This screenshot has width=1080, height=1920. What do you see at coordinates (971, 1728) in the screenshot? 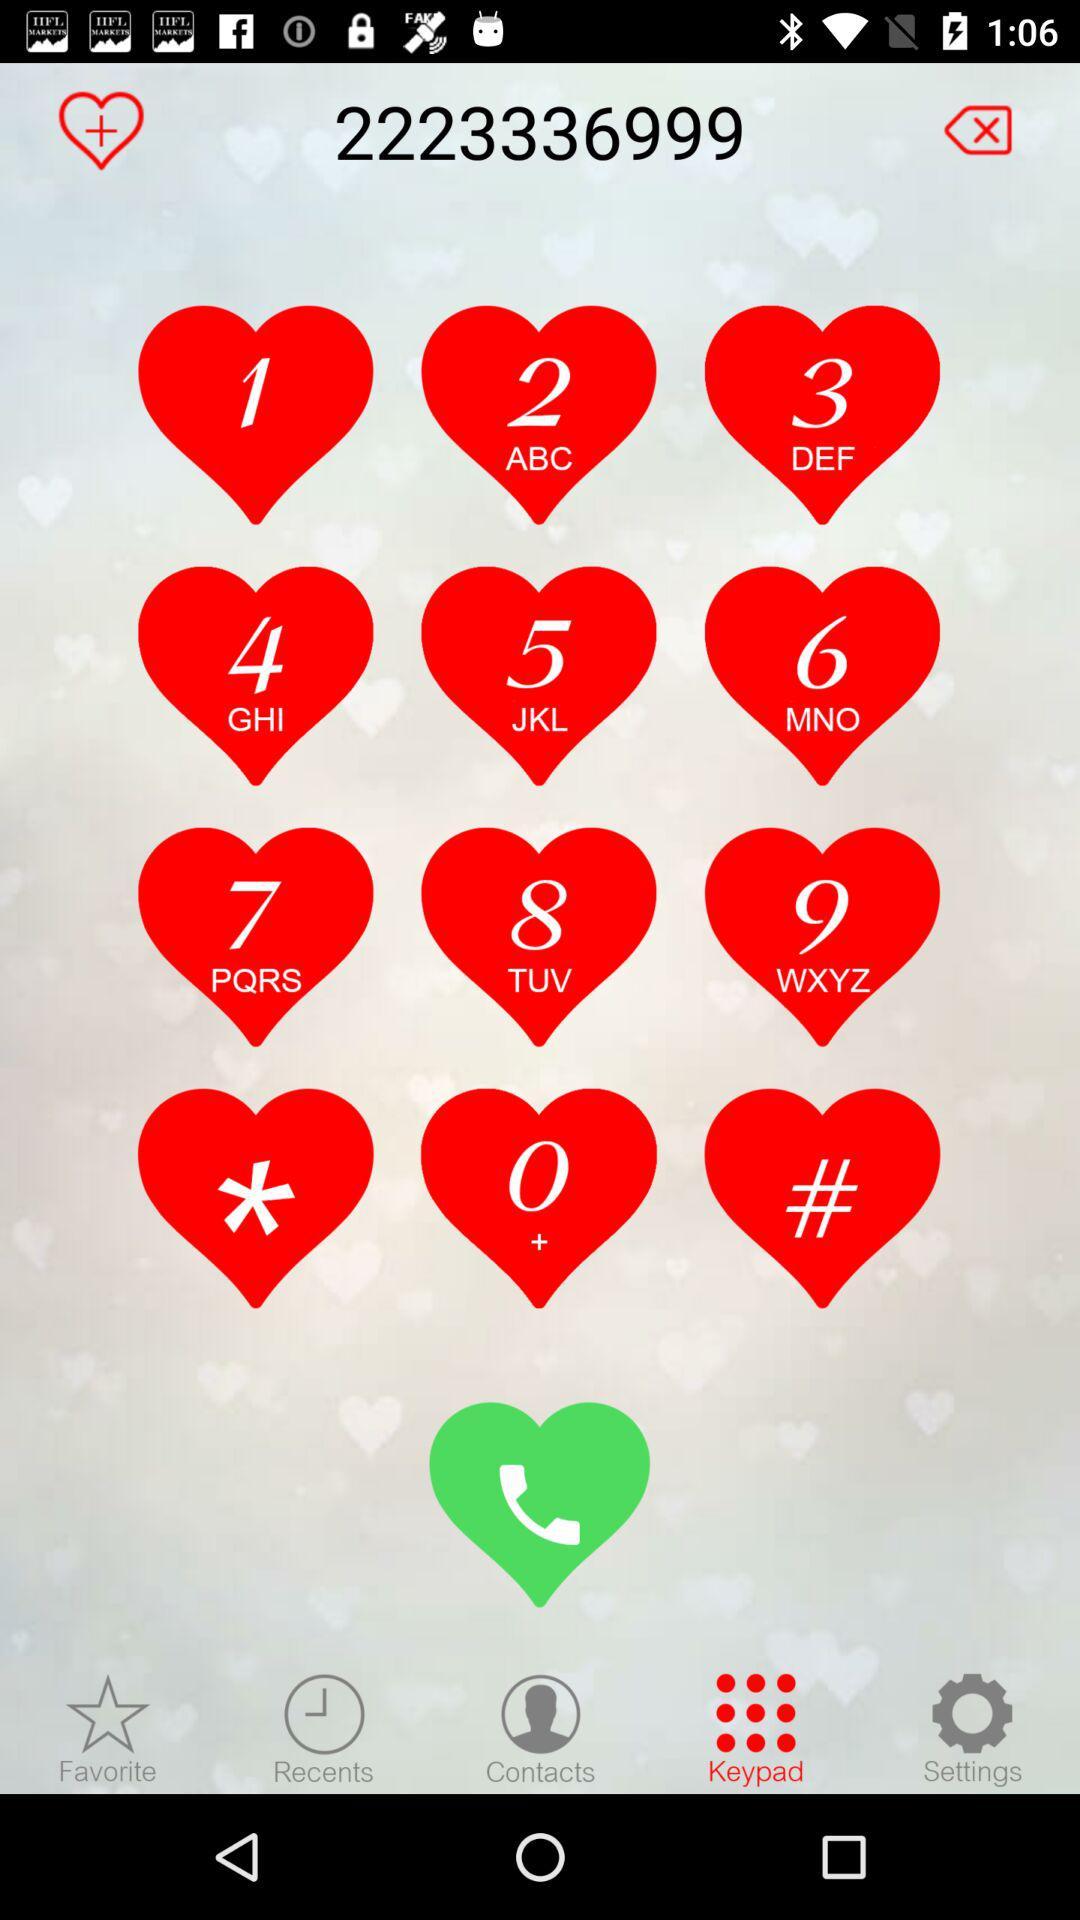
I see `the settings icon` at bounding box center [971, 1728].